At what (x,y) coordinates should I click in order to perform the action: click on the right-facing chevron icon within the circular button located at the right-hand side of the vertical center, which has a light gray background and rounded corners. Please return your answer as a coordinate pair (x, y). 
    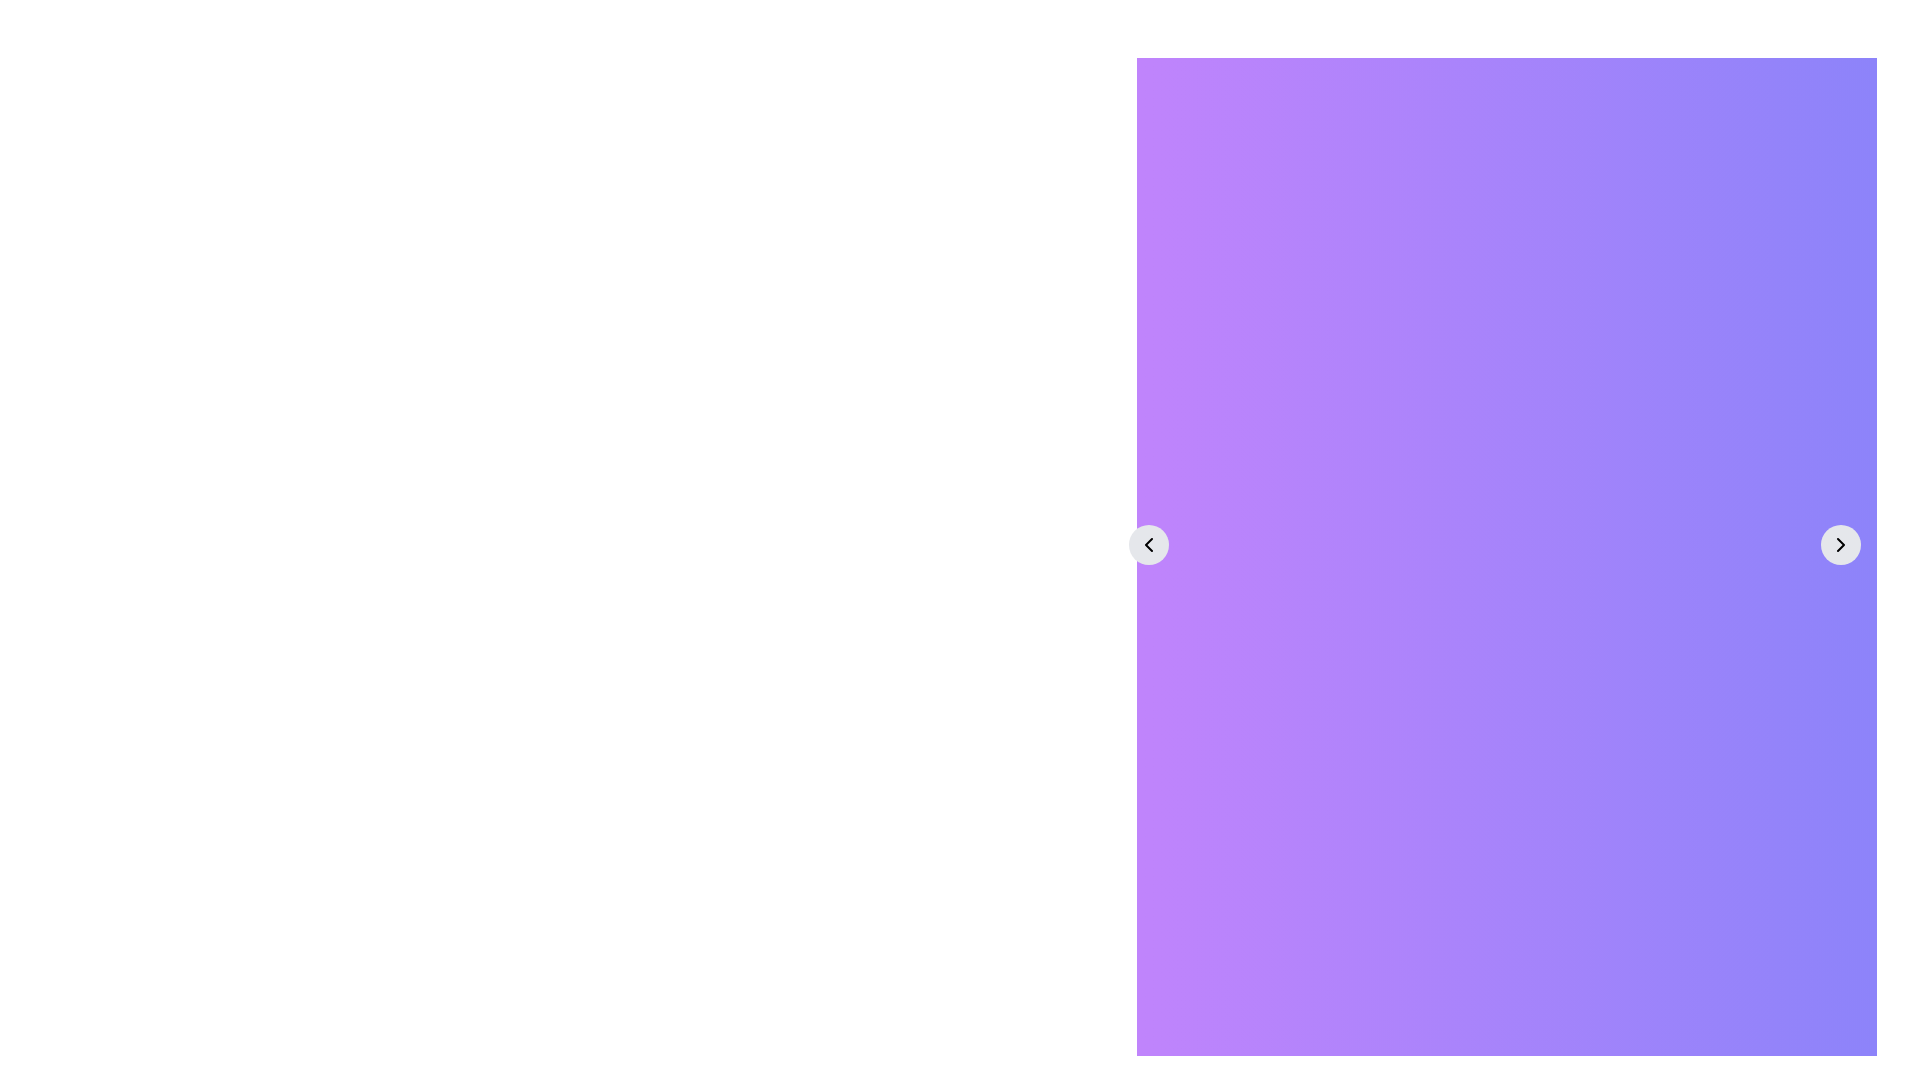
    Looking at the image, I should click on (1840, 544).